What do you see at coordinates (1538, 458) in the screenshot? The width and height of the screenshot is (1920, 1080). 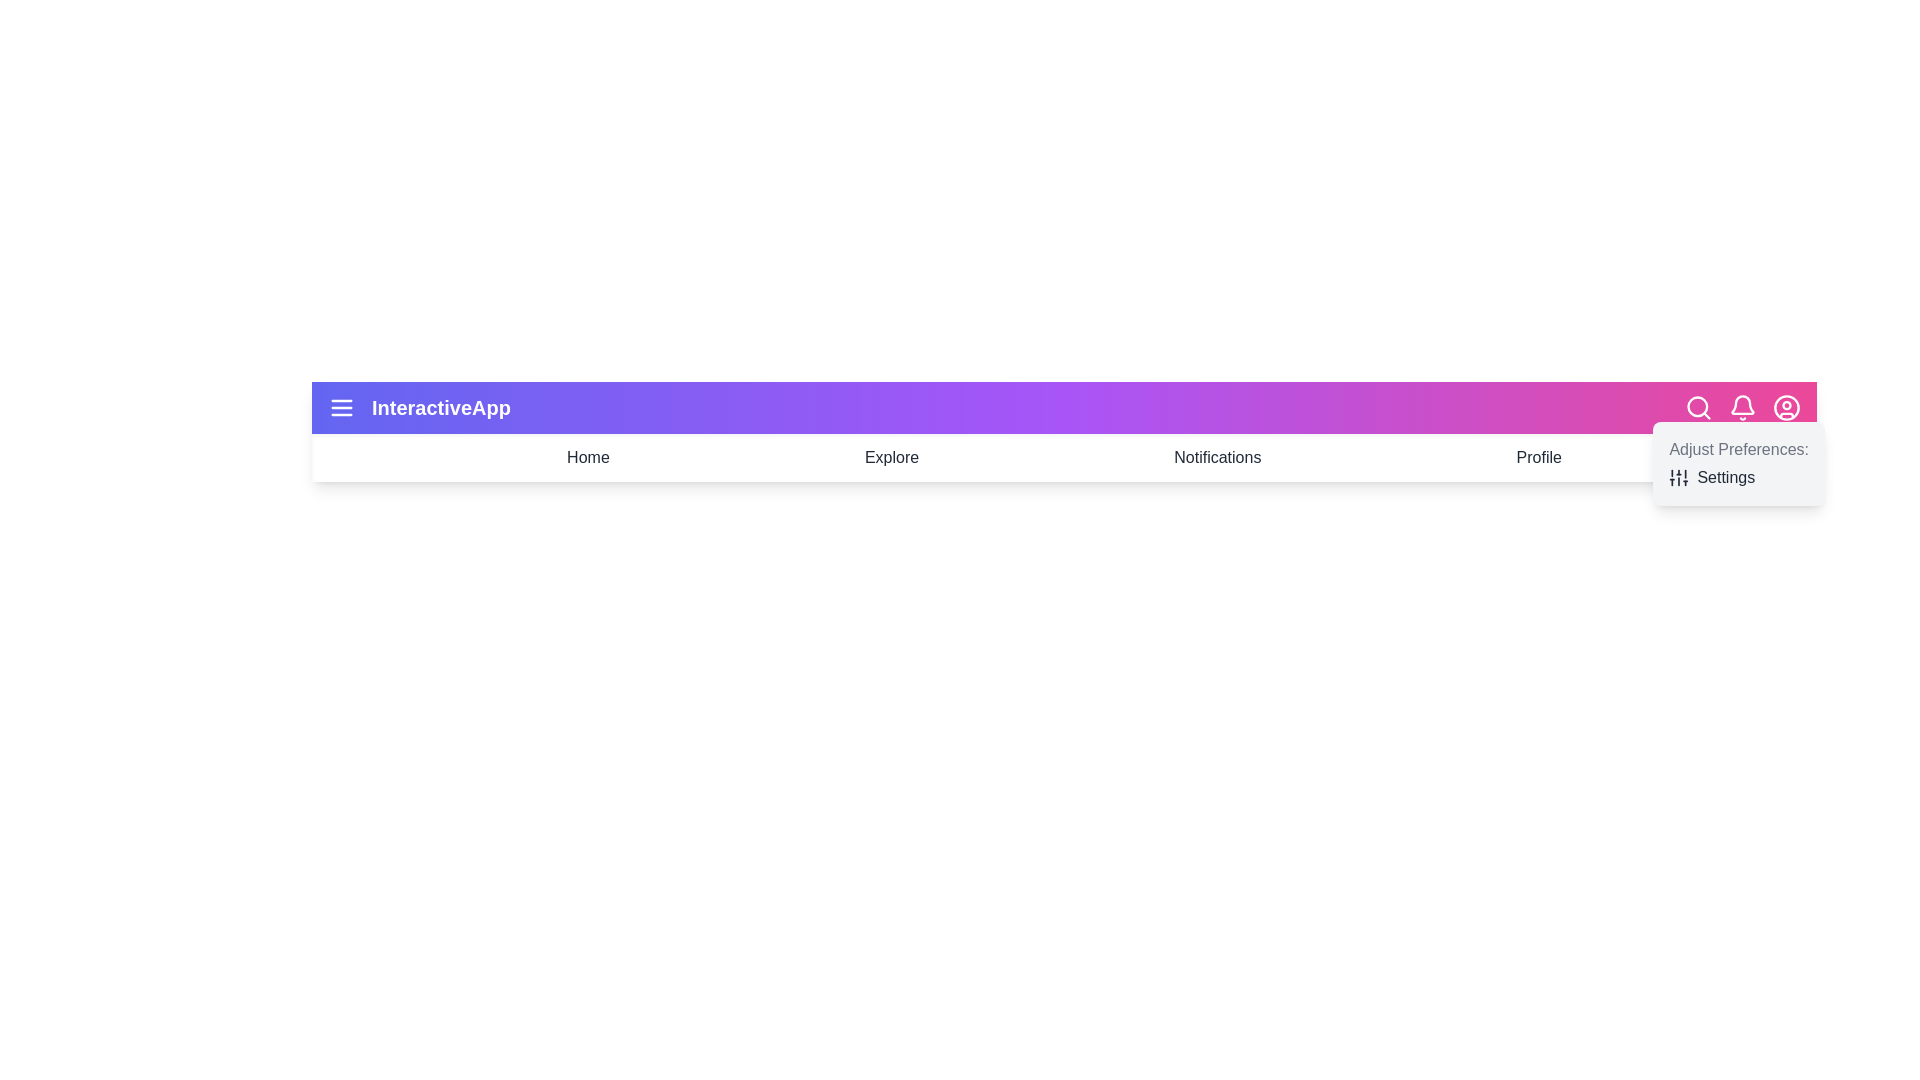 I see `the Profile button to navigate to the respective section` at bounding box center [1538, 458].